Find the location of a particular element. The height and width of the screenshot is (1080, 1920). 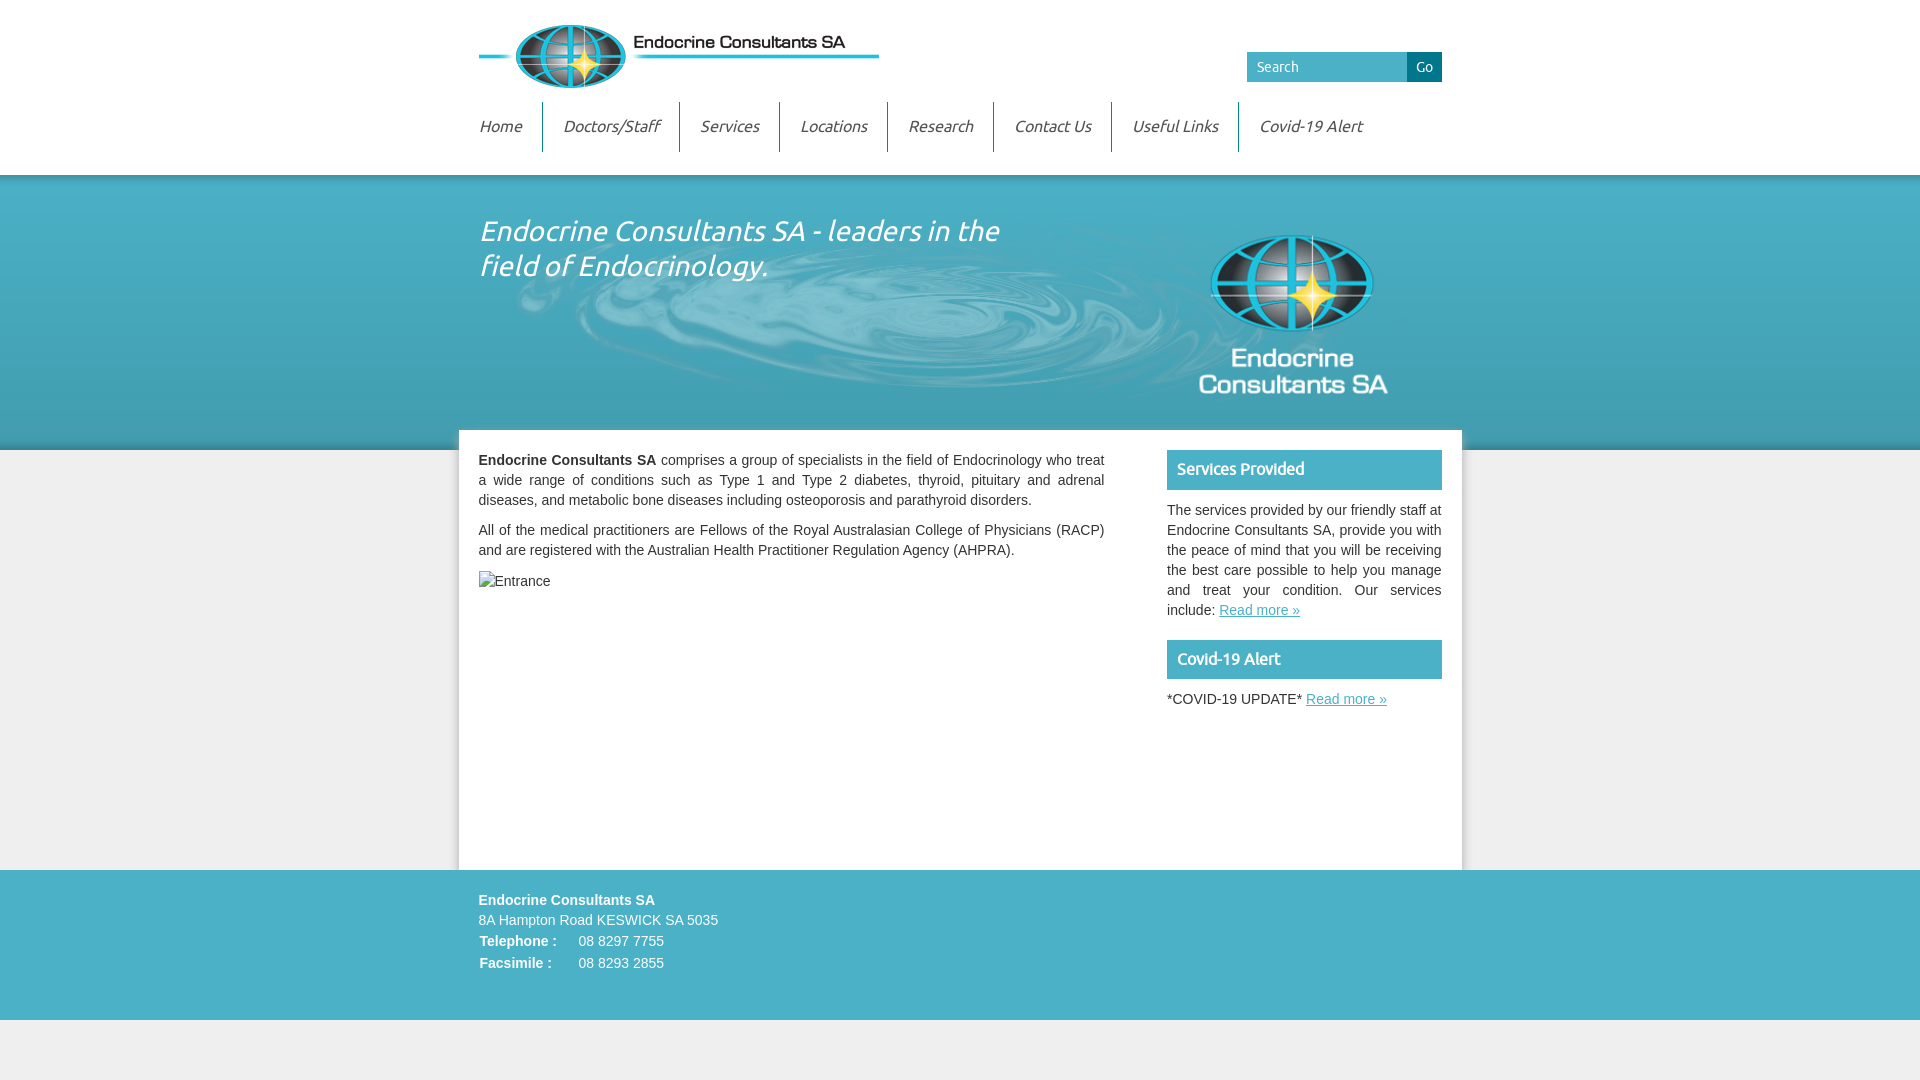

'Doctors/Staff' is located at coordinates (608, 127).